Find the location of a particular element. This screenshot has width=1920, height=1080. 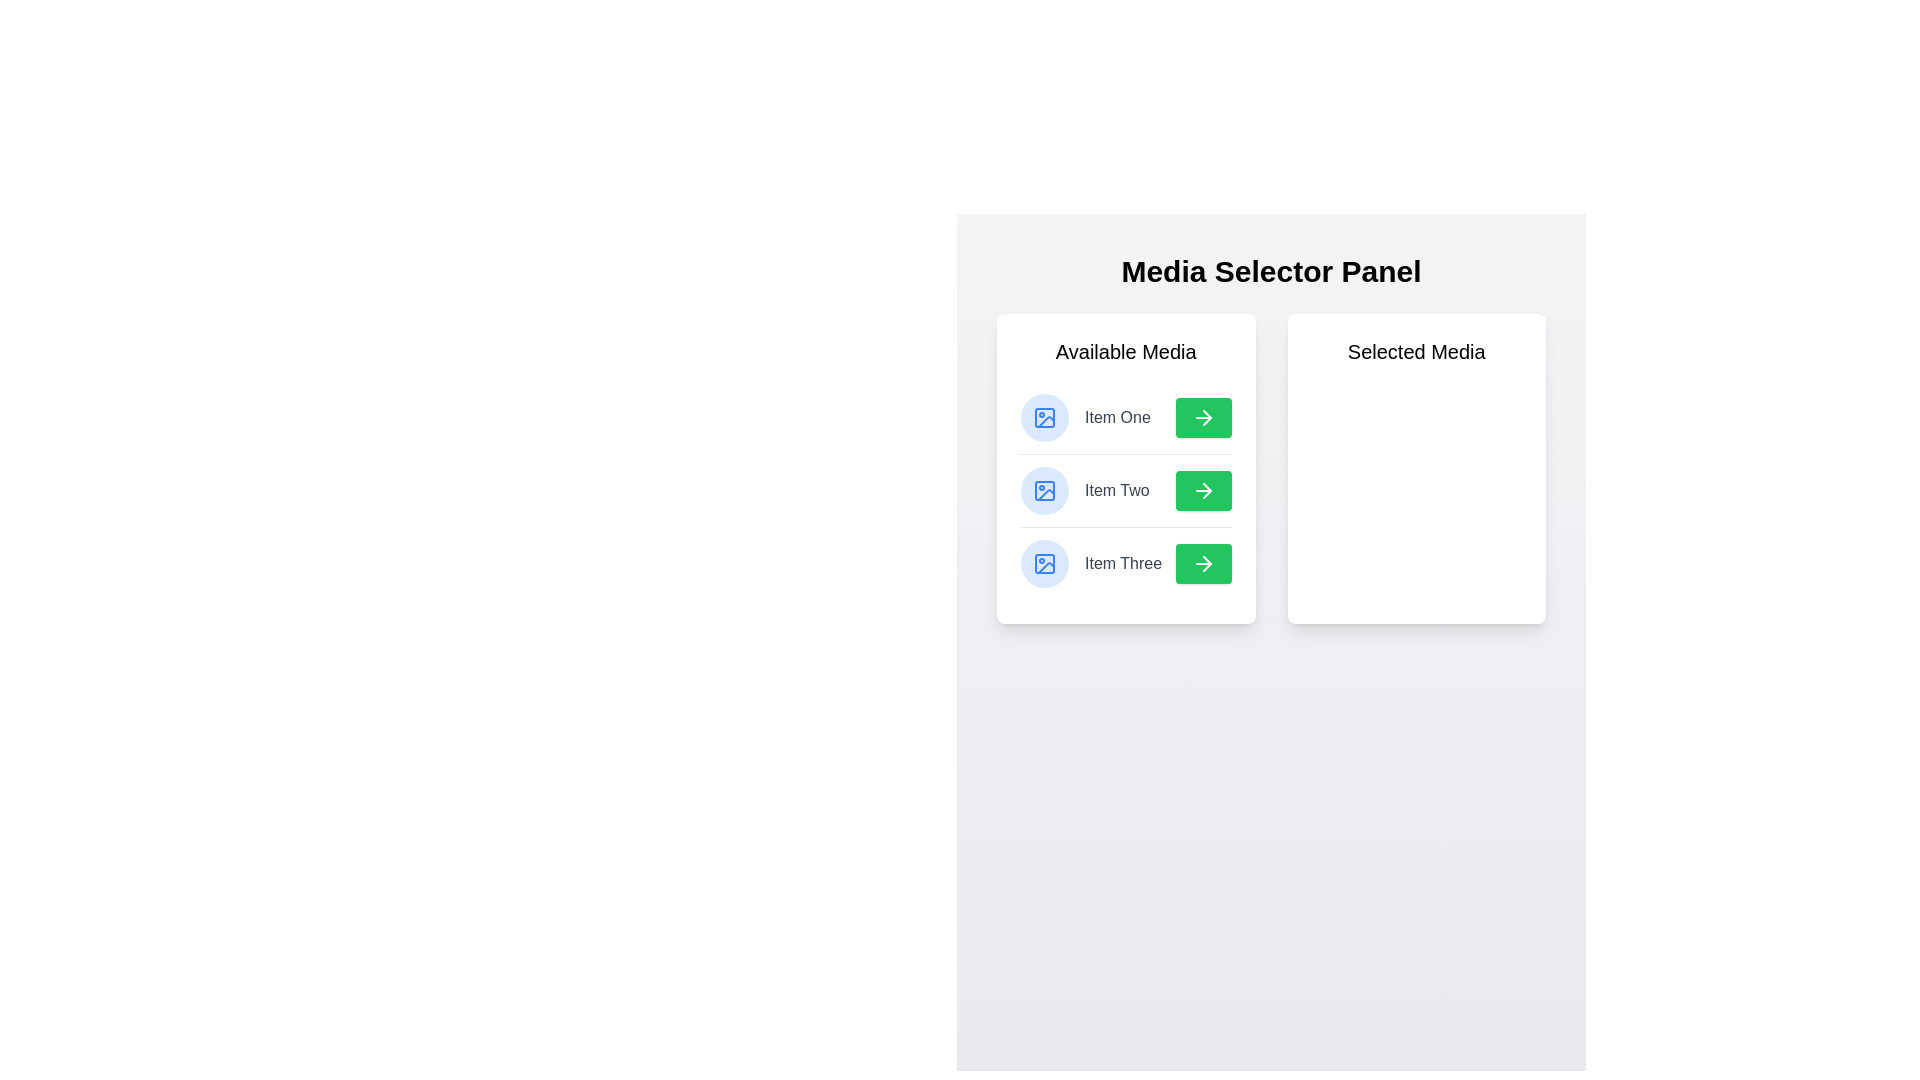

the arrow icon embedded in the green circular button next to the text 'Item Three' in the 'Available Media' panel is located at coordinates (1202, 563).